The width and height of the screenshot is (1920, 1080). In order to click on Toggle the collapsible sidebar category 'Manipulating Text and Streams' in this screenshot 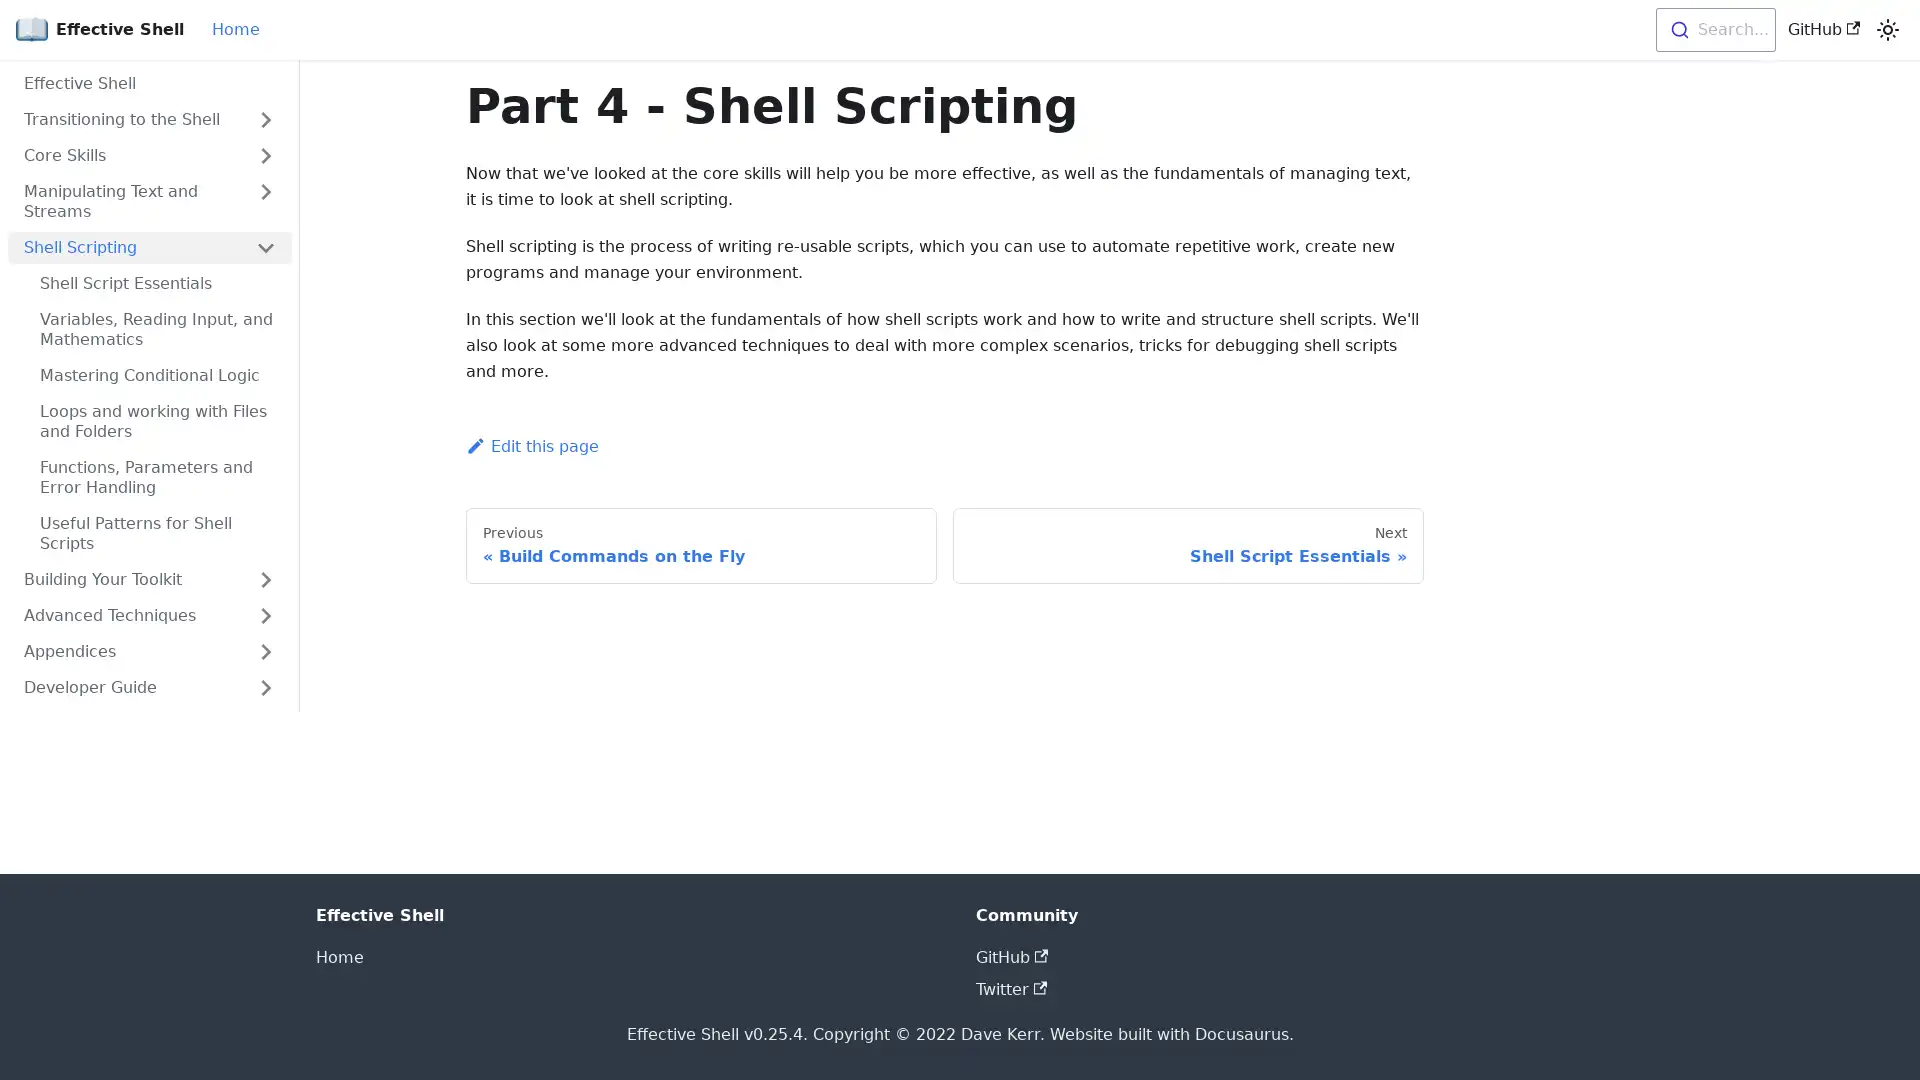, I will do `click(264, 201)`.